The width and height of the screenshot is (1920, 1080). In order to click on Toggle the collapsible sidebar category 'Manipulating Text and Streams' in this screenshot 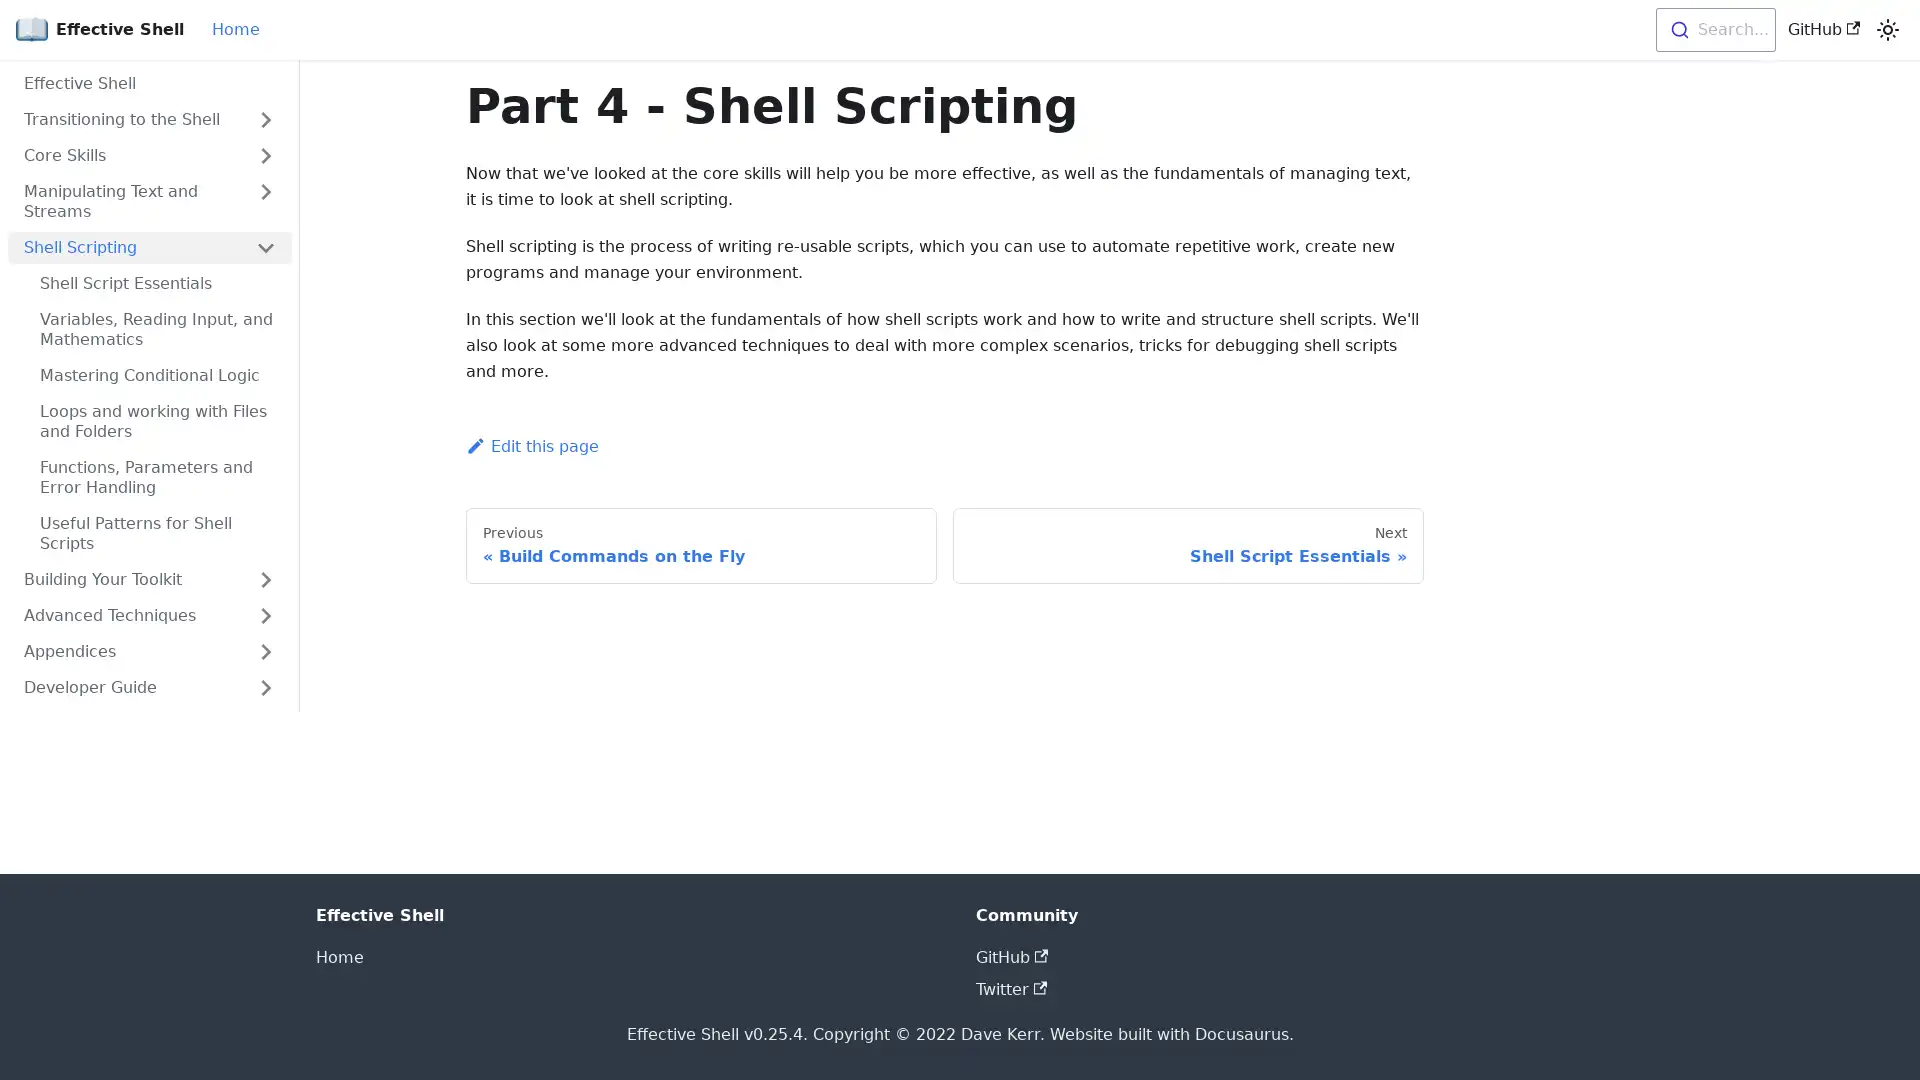, I will do `click(264, 201)`.